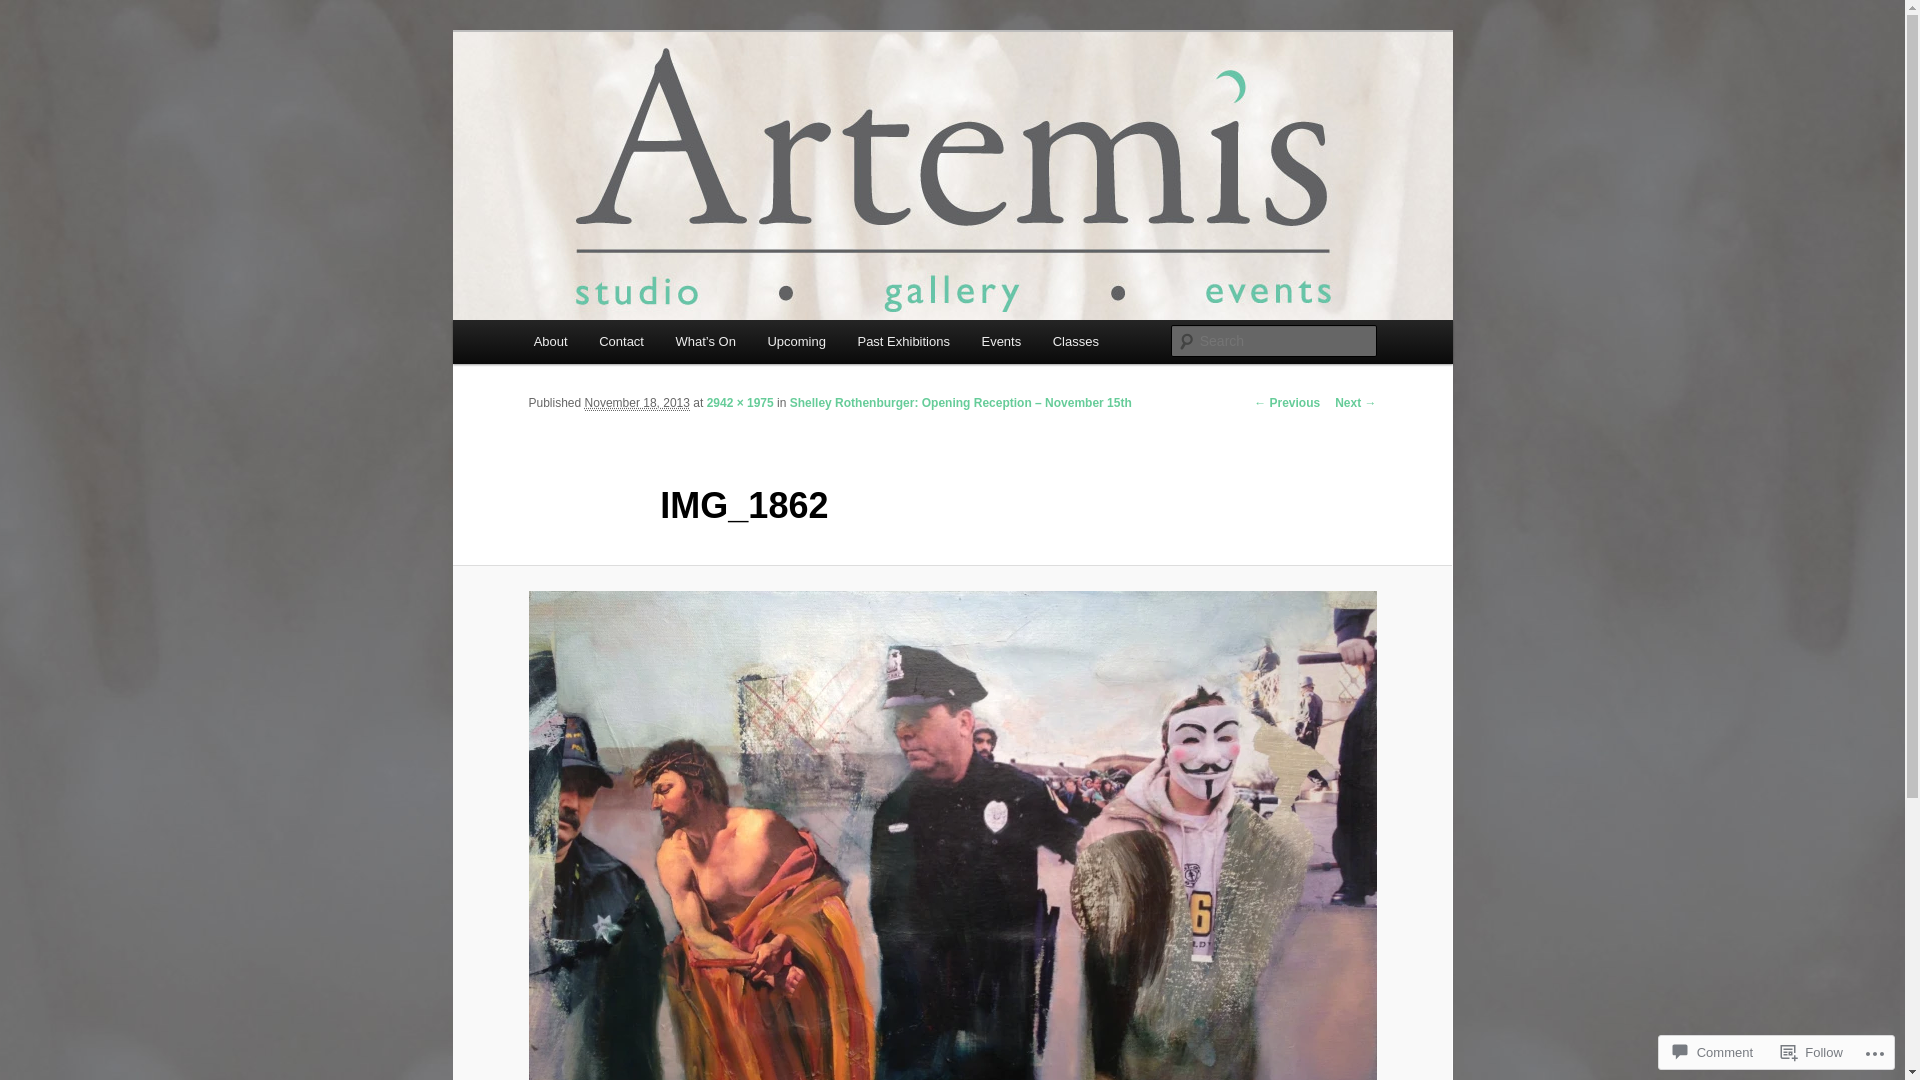  What do you see at coordinates (1812, 1051) in the screenshot?
I see `'Follow'` at bounding box center [1812, 1051].